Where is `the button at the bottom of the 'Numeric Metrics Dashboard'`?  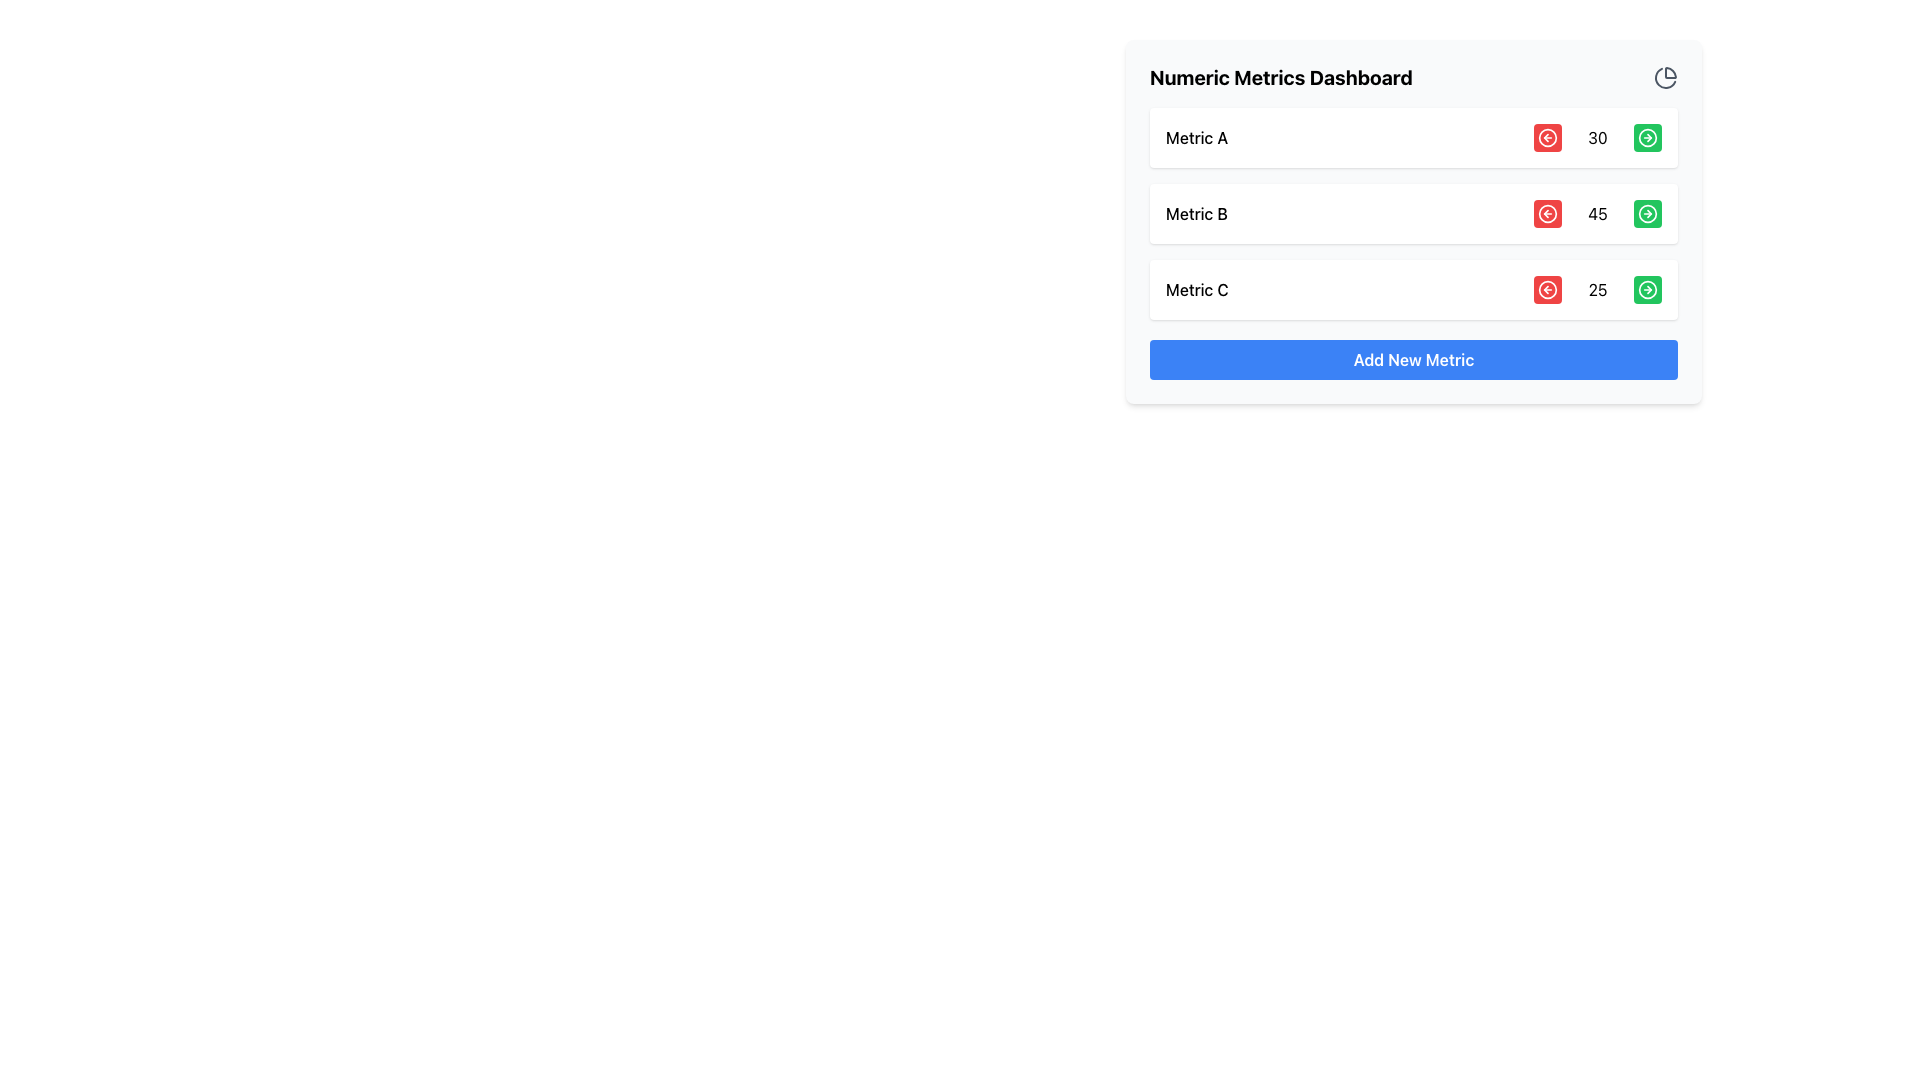 the button at the bottom of the 'Numeric Metrics Dashboard' is located at coordinates (1413, 358).